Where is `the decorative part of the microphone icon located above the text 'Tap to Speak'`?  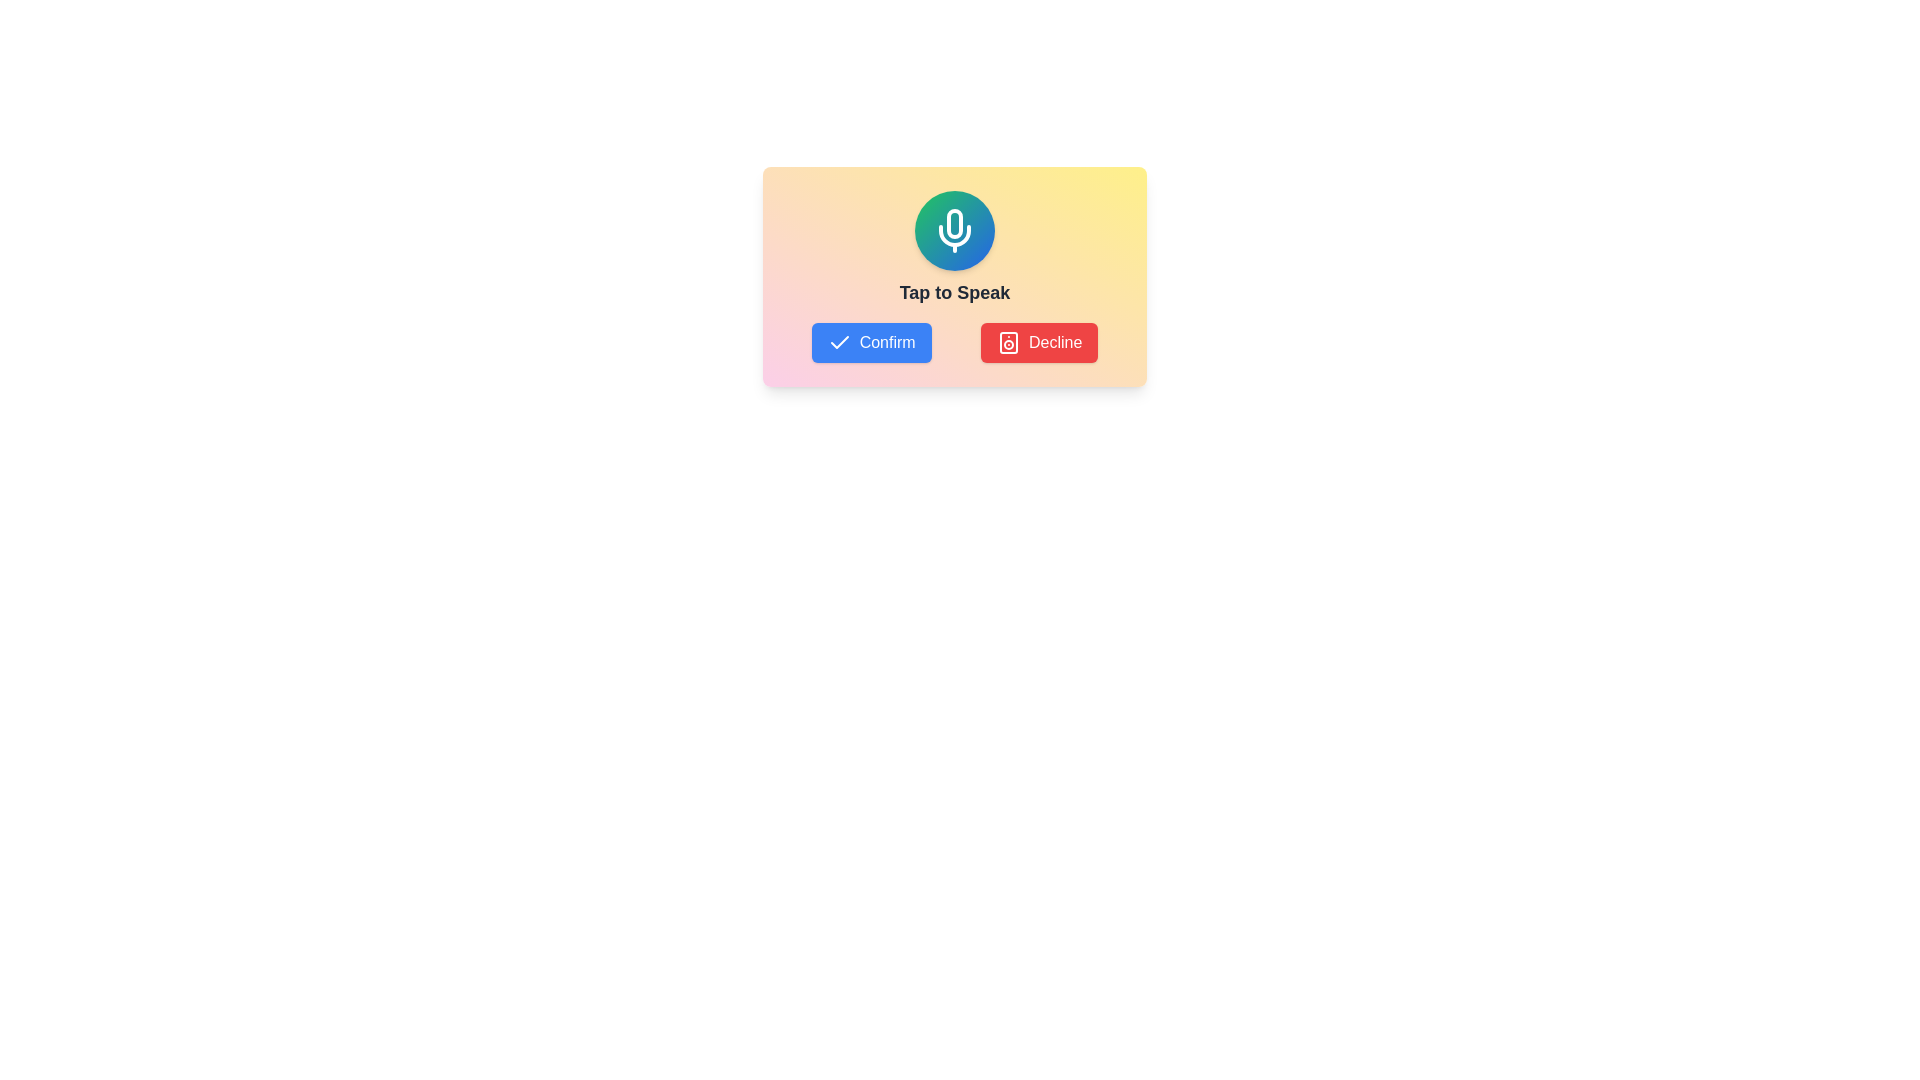 the decorative part of the microphone icon located above the text 'Tap to Speak' is located at coordinates (954, 223).